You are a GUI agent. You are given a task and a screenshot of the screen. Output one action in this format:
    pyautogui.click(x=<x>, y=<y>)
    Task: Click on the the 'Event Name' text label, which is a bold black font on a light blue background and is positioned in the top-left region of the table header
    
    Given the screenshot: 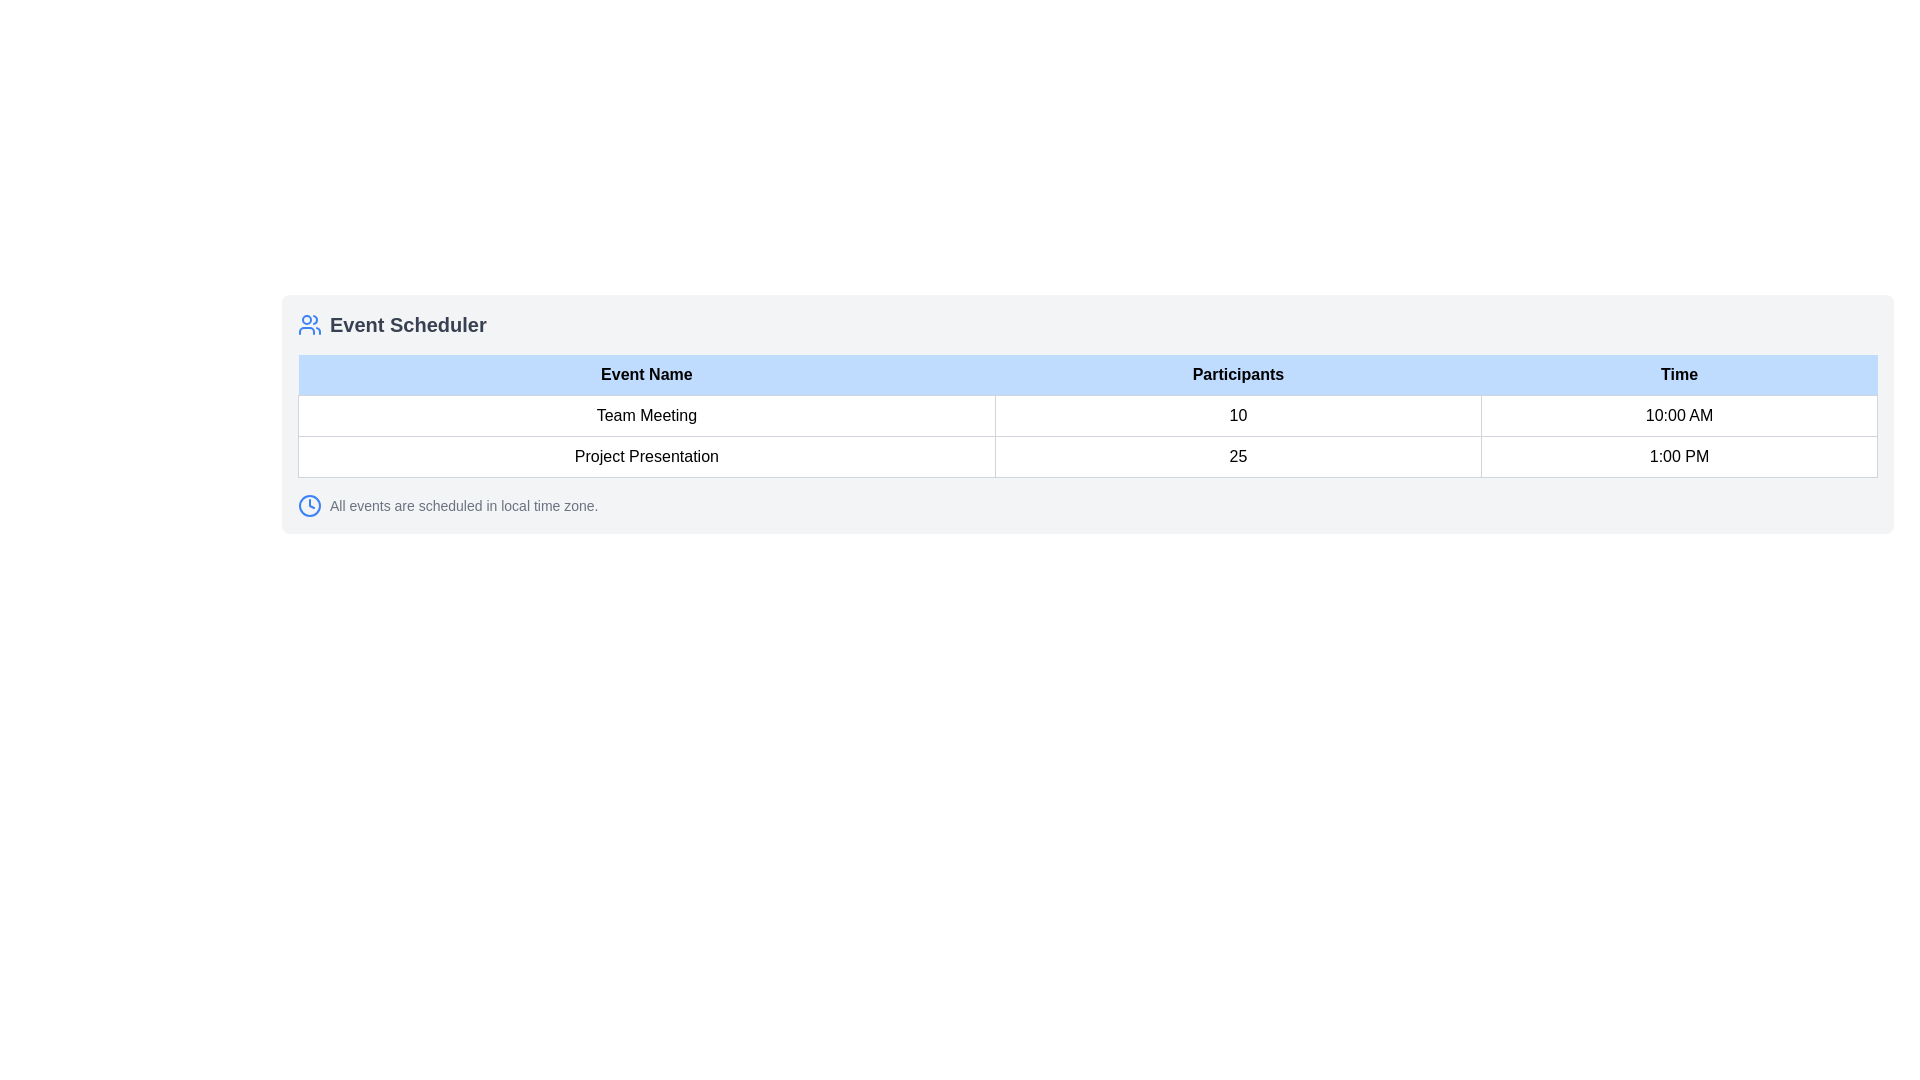 What is the action you would take?
    pyautogui.click(x=646, y=375)
    